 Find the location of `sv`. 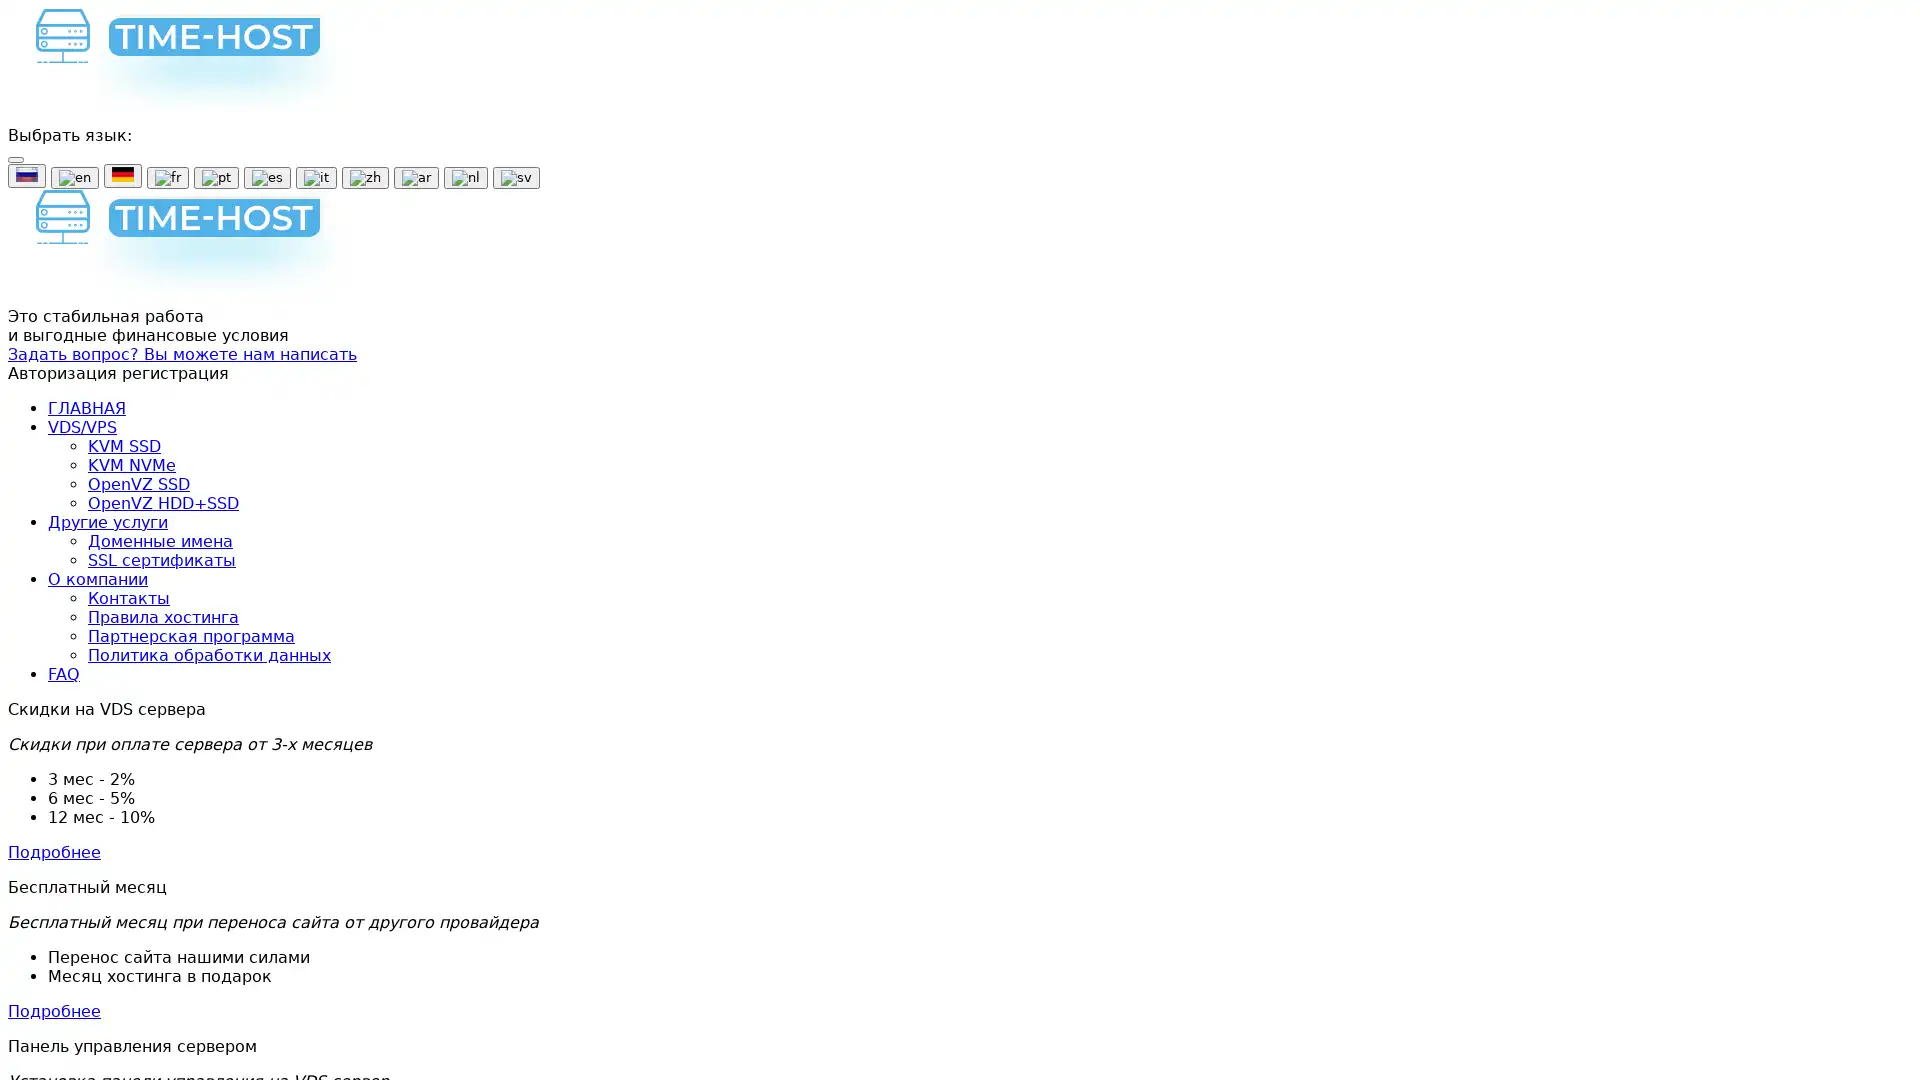

sv is located at coordinates (516, 176).